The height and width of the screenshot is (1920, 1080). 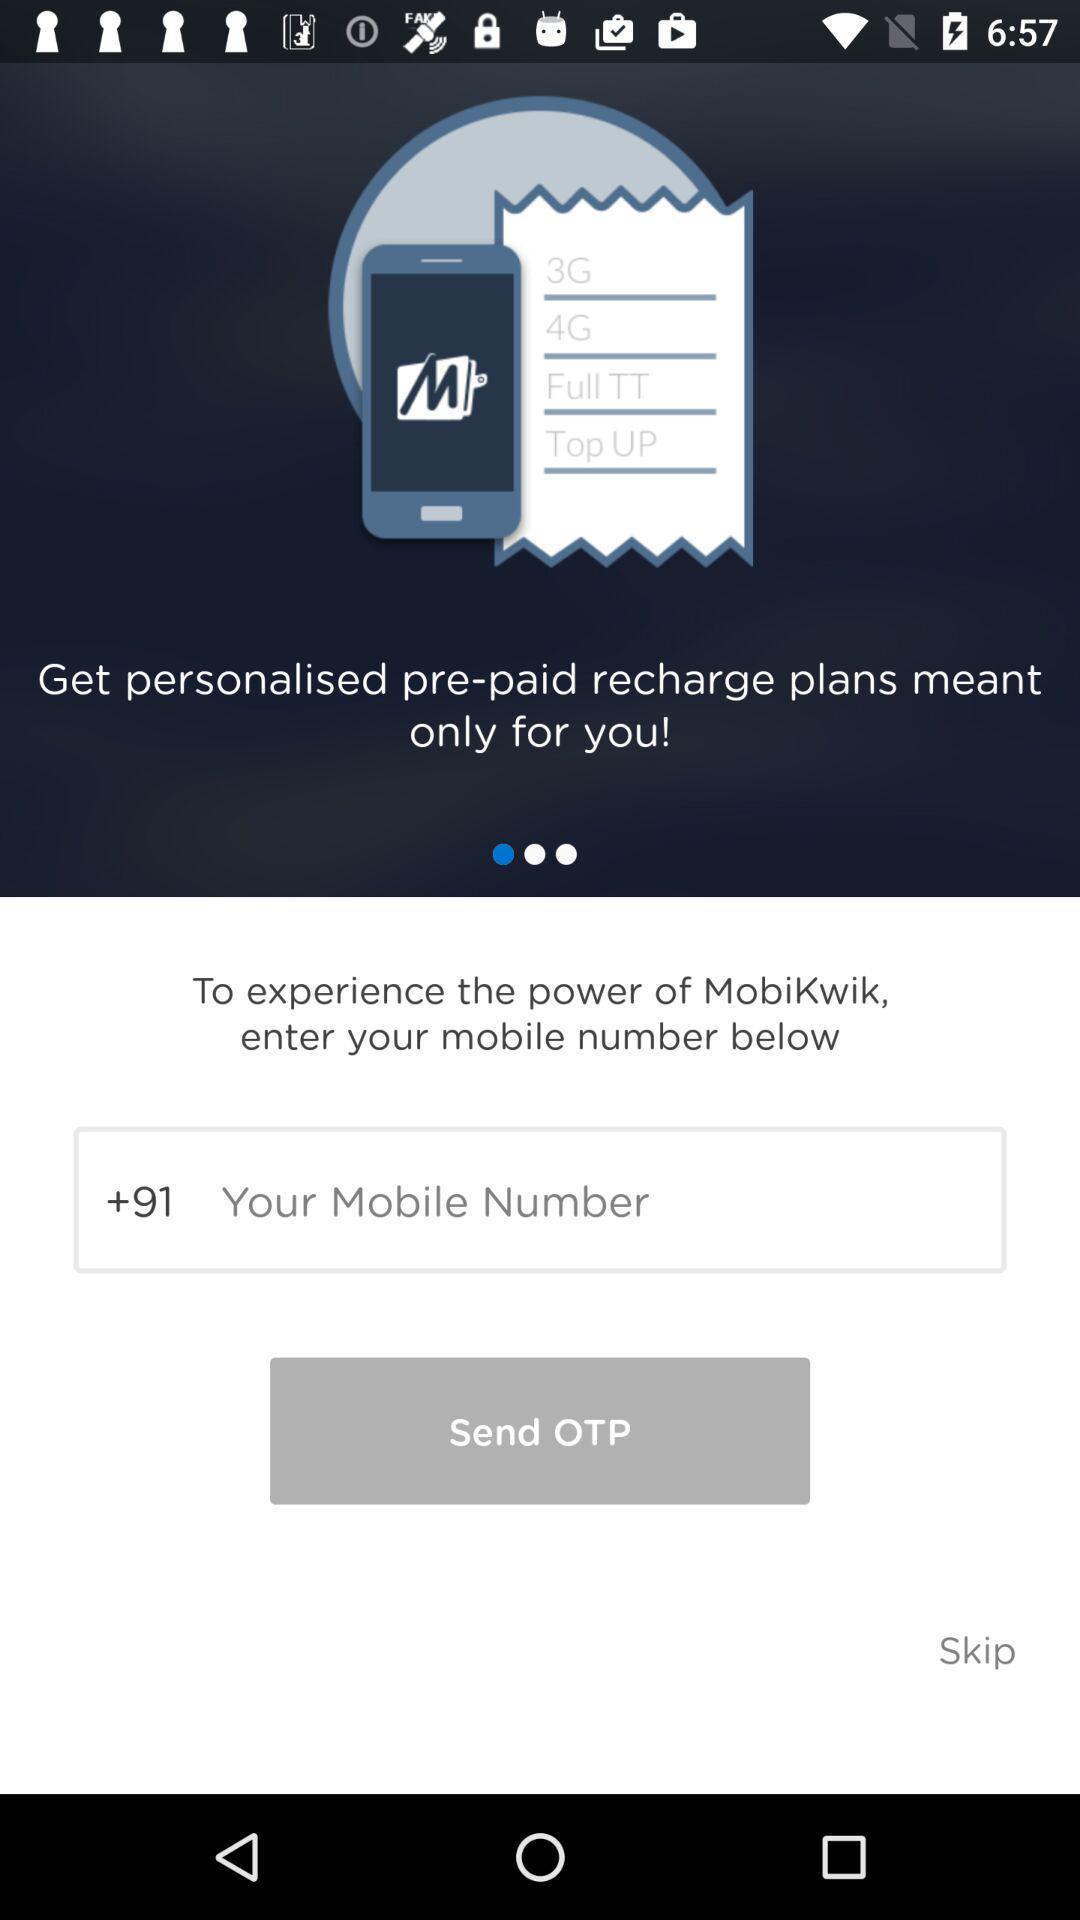 I want to click on skip, so click(x=976, y=1648).